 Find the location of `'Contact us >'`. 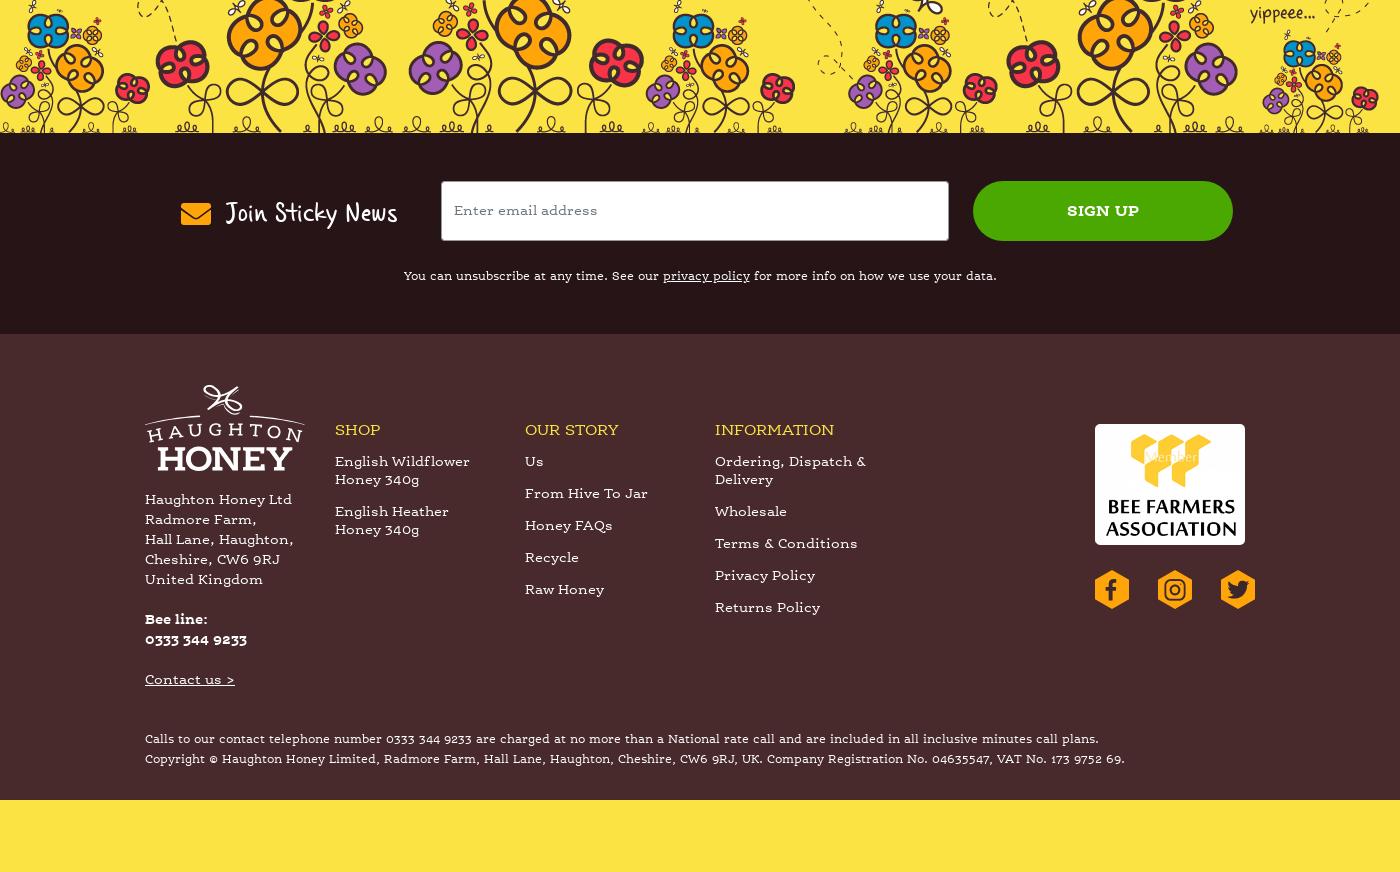

'Contact us >' is located at coordinates (189, 753).